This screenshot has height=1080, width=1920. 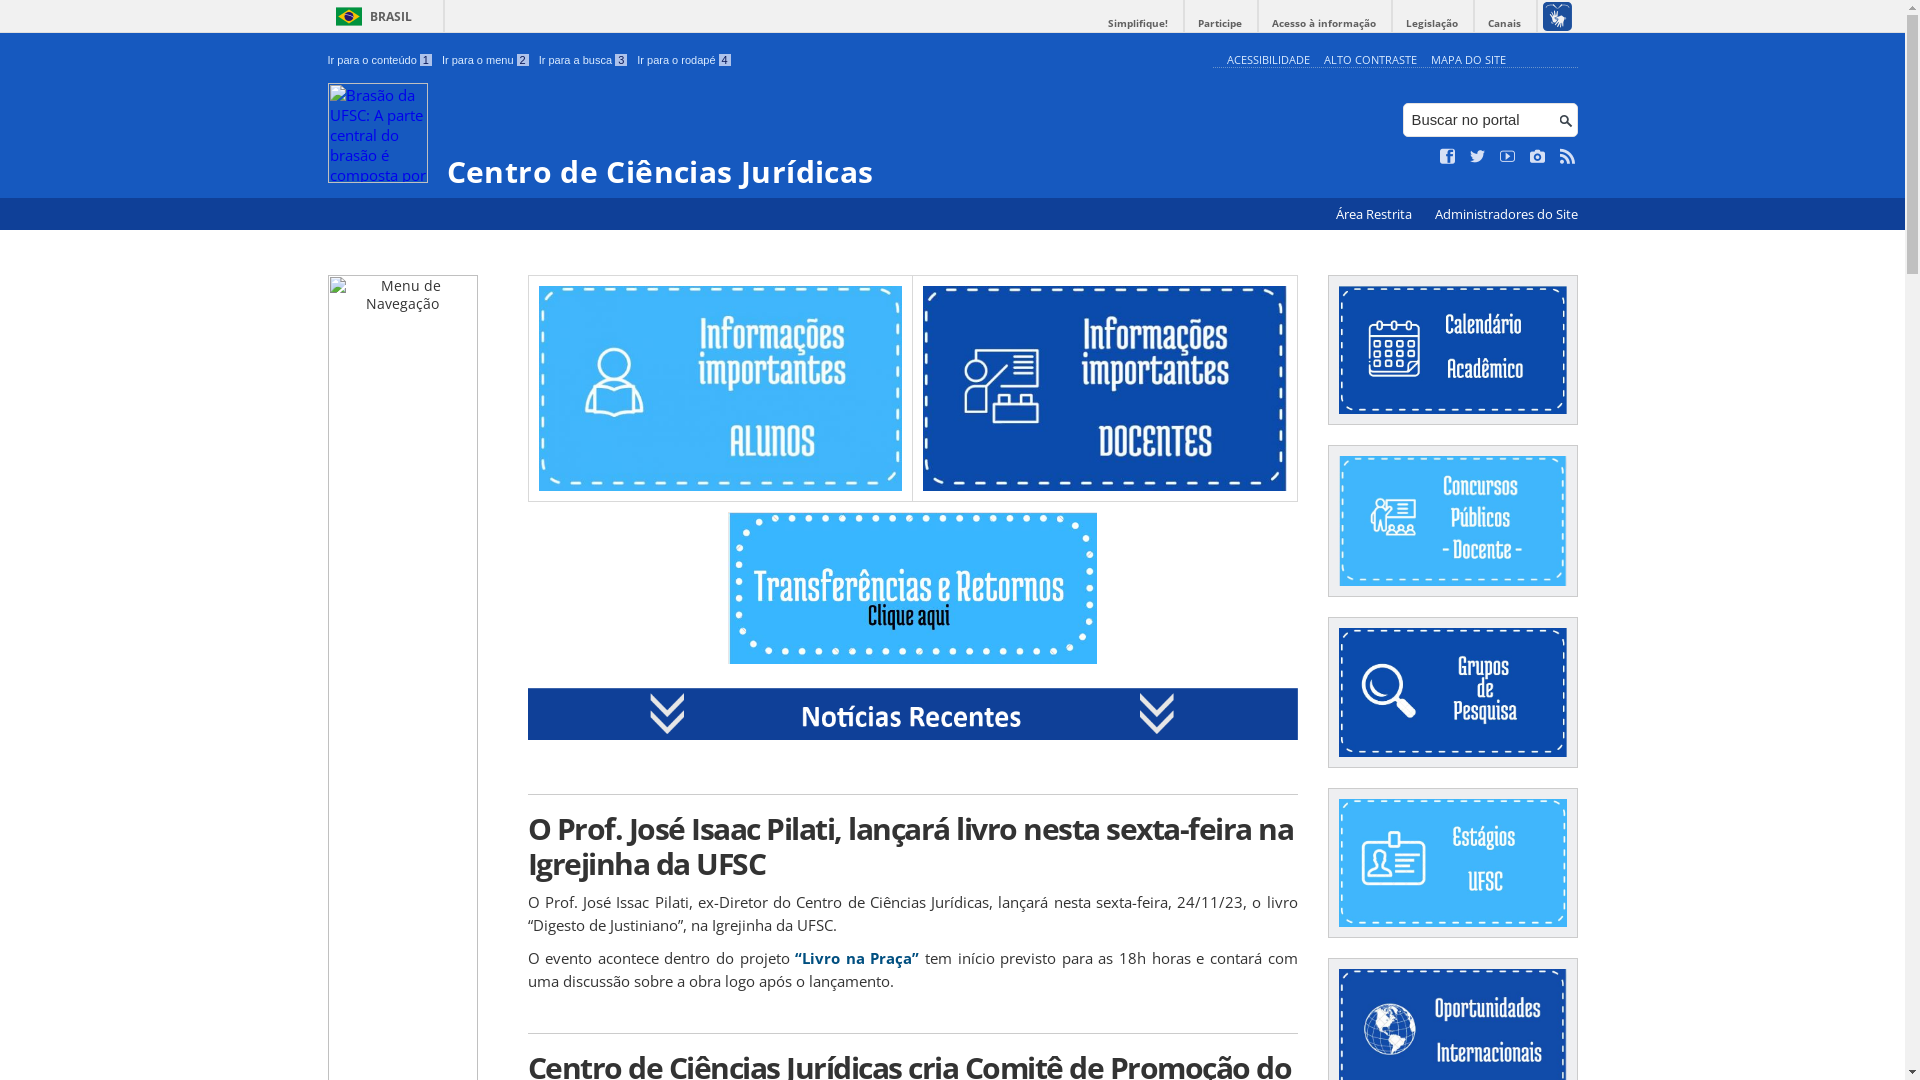 What do you see at coordinates (1529, 156) in the screenshot?
I see `'Veja no Instagram'` at bounding box center [1529, 156].